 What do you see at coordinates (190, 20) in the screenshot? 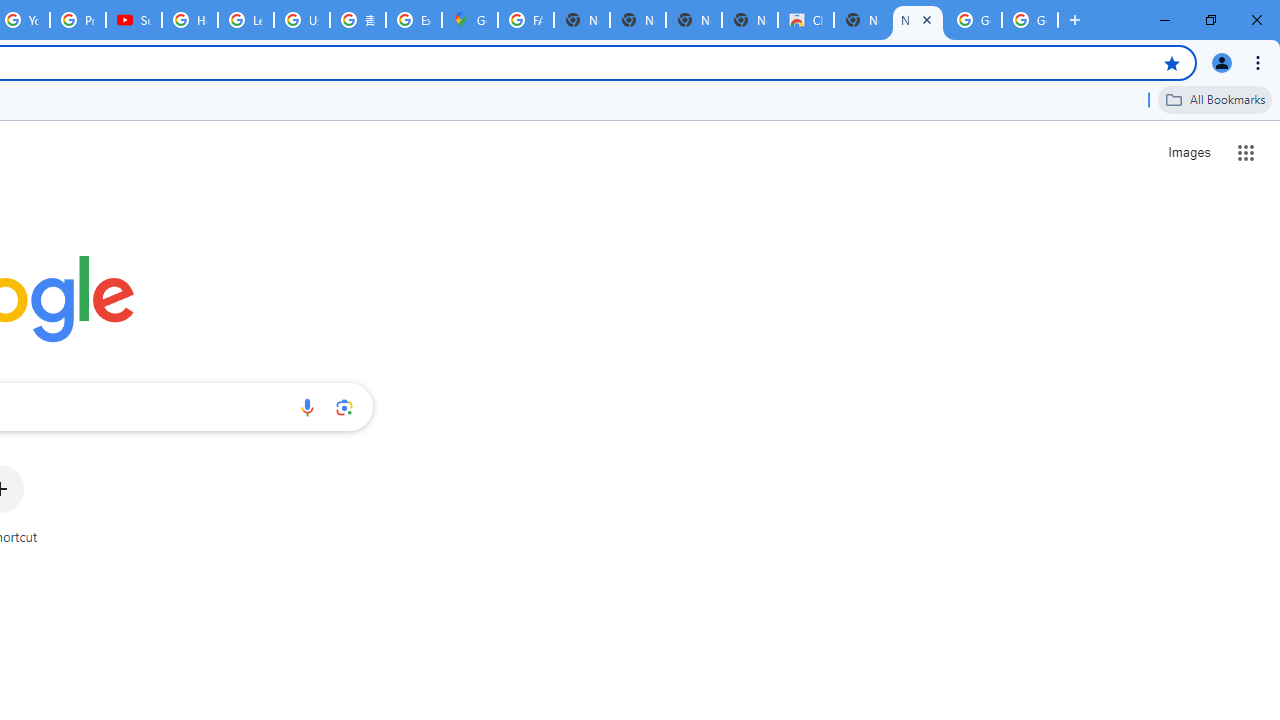
I see `'How Chrome protects your passwords - Google Chrome Help'` at bounding box center [190, 20].